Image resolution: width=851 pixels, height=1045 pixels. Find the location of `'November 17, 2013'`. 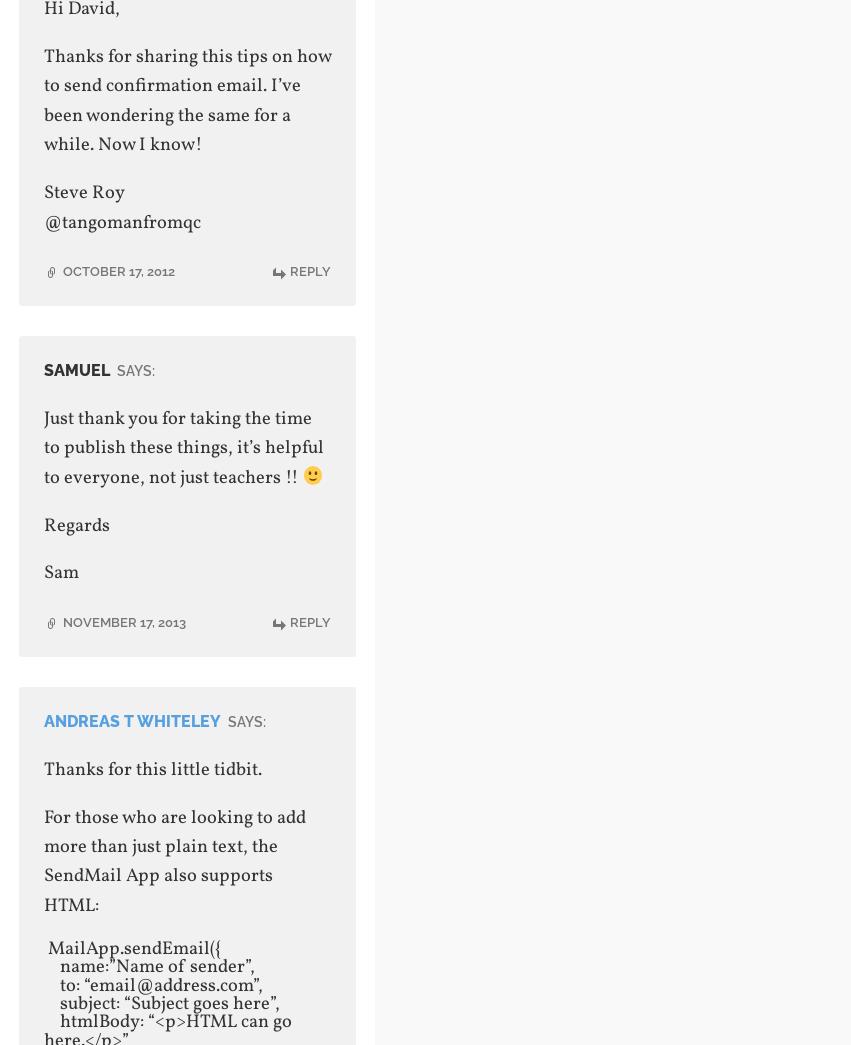

'November 17, 2013' is located at coordinates (123, 620).